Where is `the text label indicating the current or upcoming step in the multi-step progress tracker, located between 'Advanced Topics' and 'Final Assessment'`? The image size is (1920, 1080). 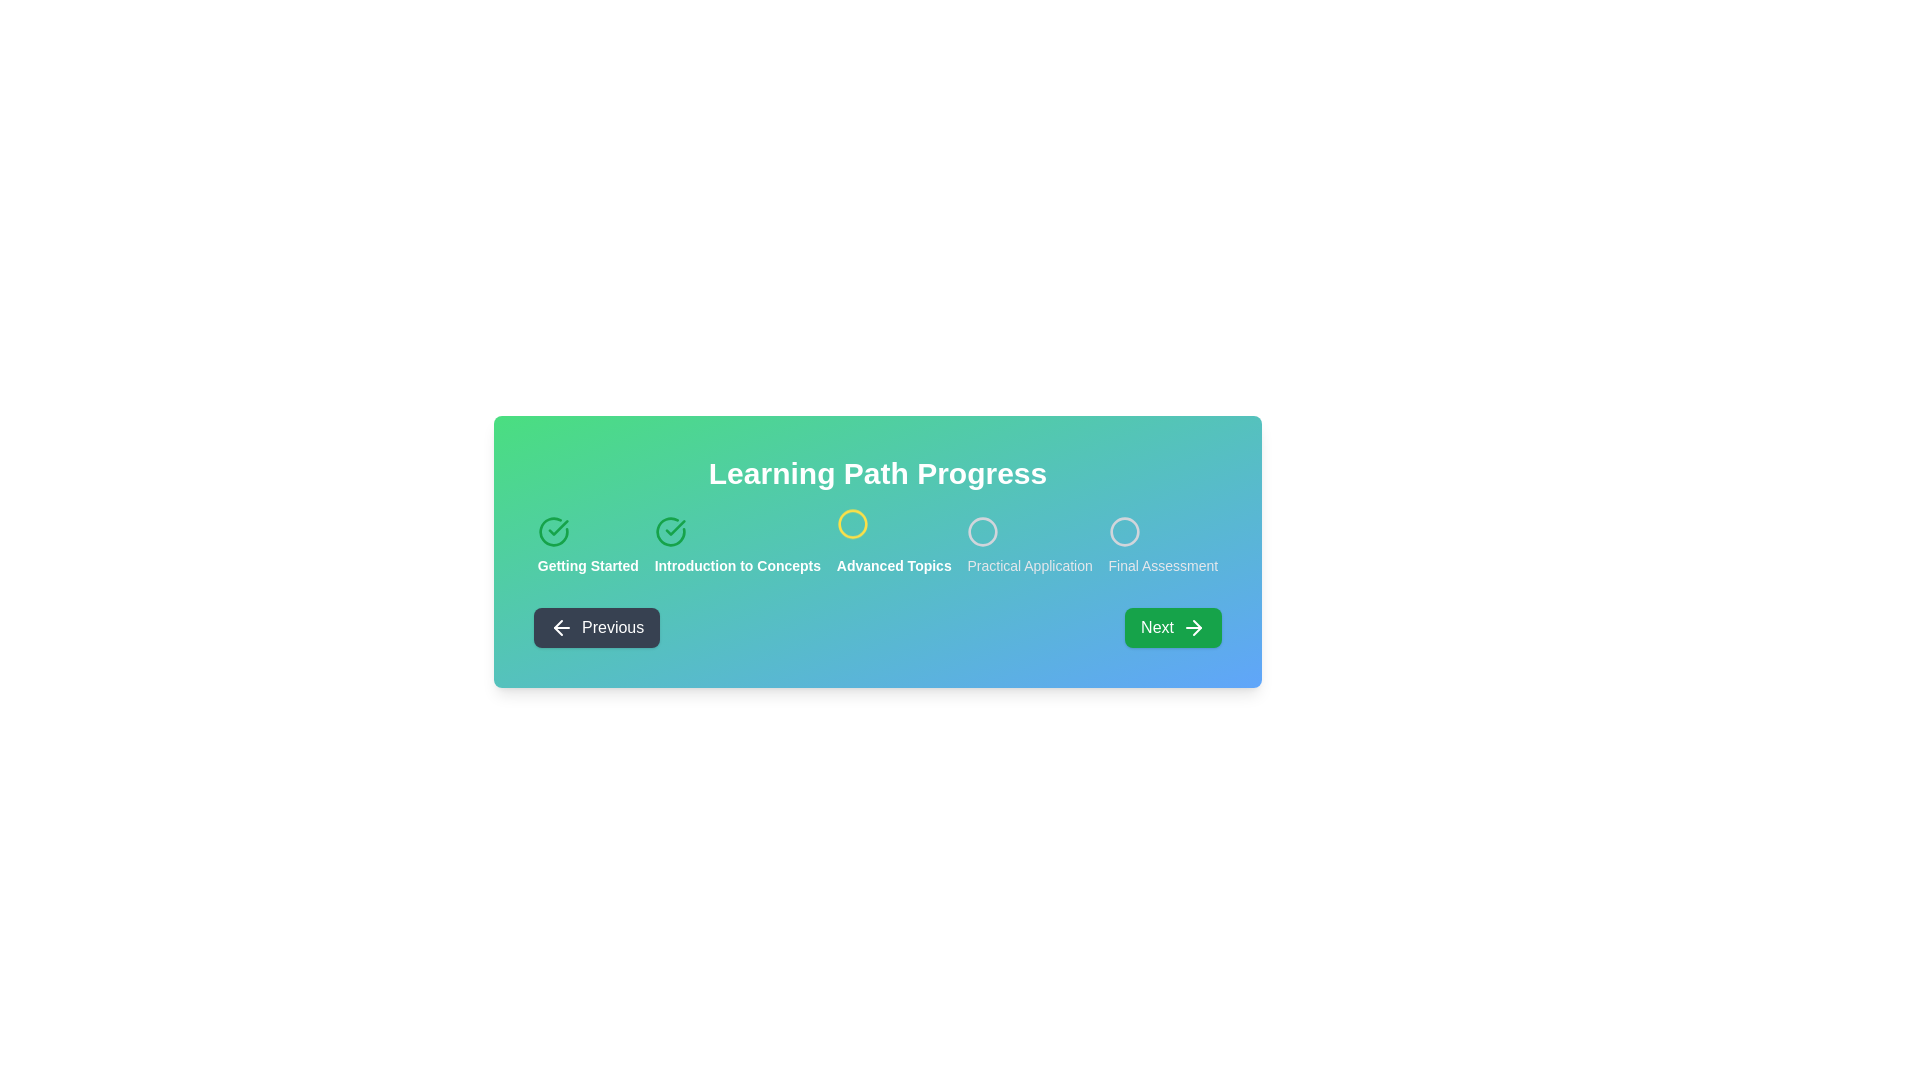
the text label indicating the current or upcoming step in the multi-step progress tracker, located between 'Advanced Topics' and 'Final Assessment' is located at coordinates (1030, 566).